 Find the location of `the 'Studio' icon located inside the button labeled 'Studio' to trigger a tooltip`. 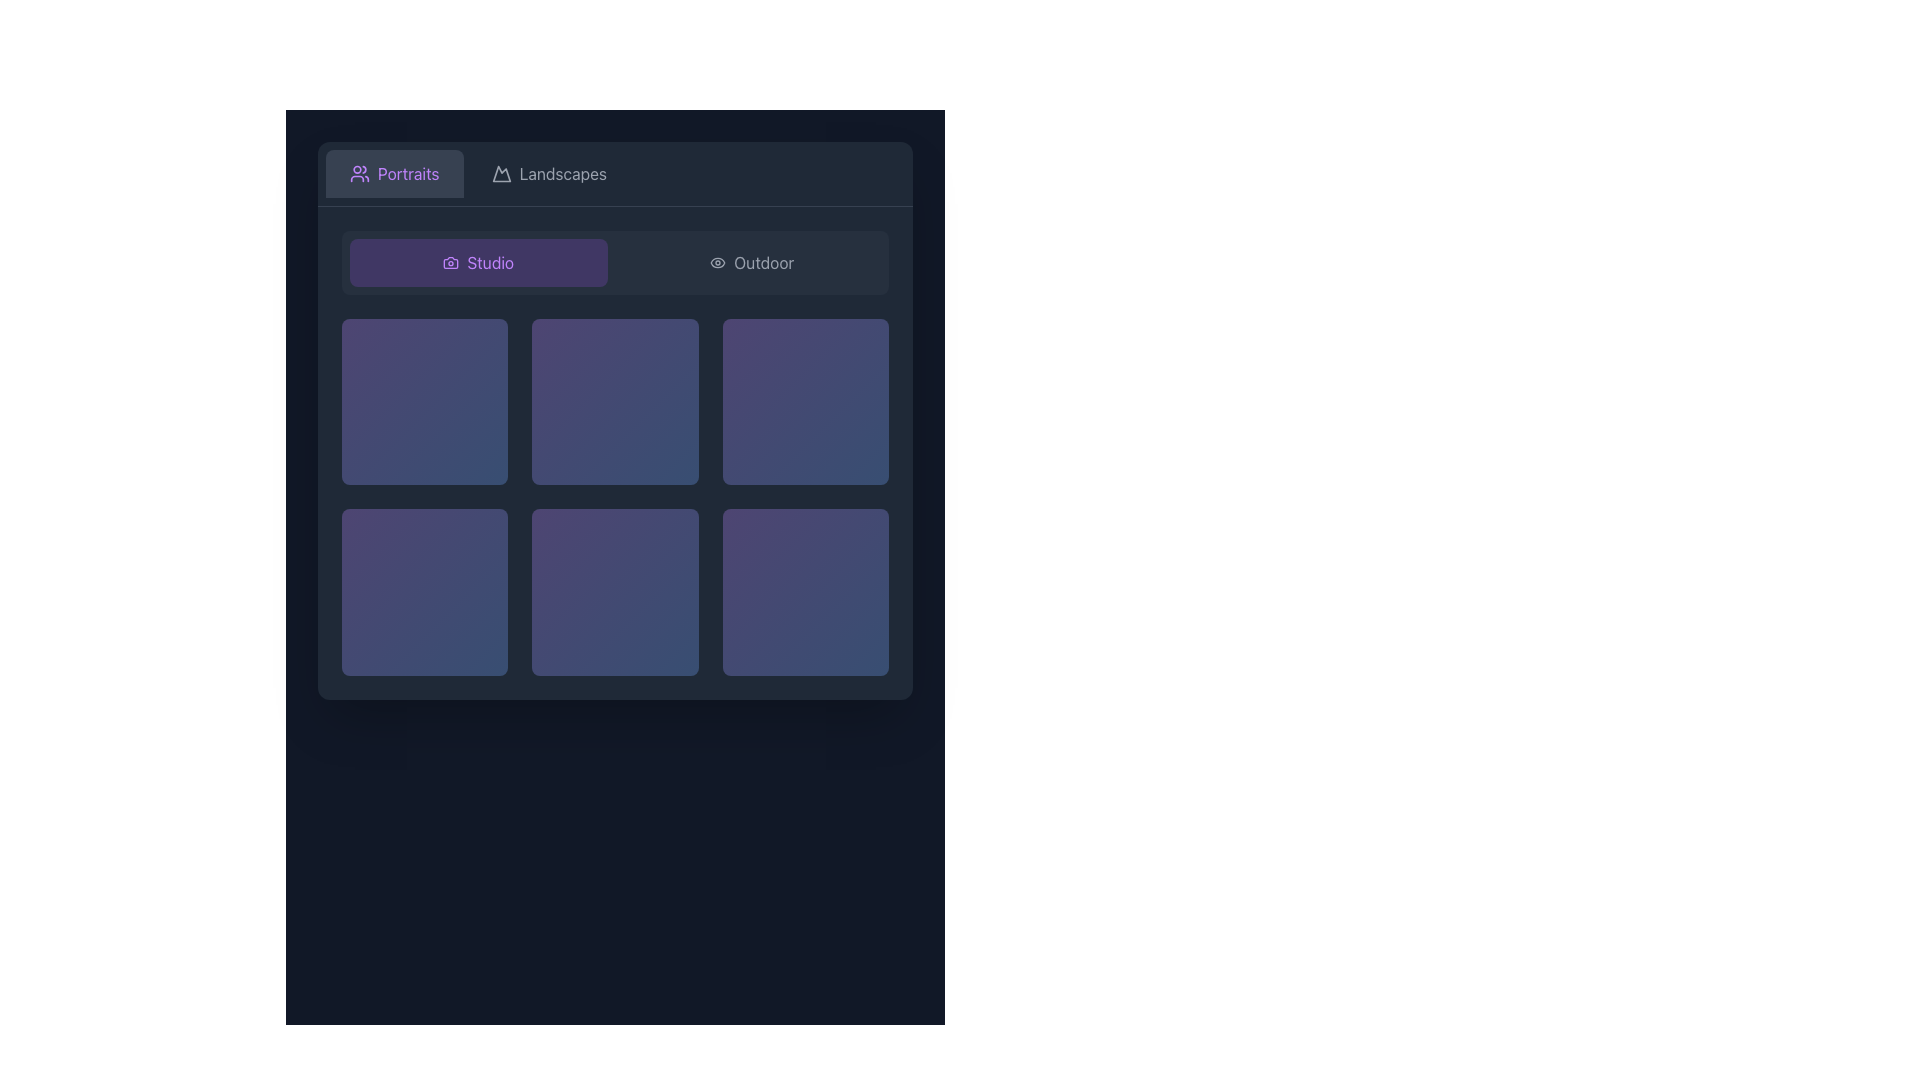

the 'Studio' icon located inside the button labeled 'Studio' to trigger a tooltip is located at coordinates (450, 261).